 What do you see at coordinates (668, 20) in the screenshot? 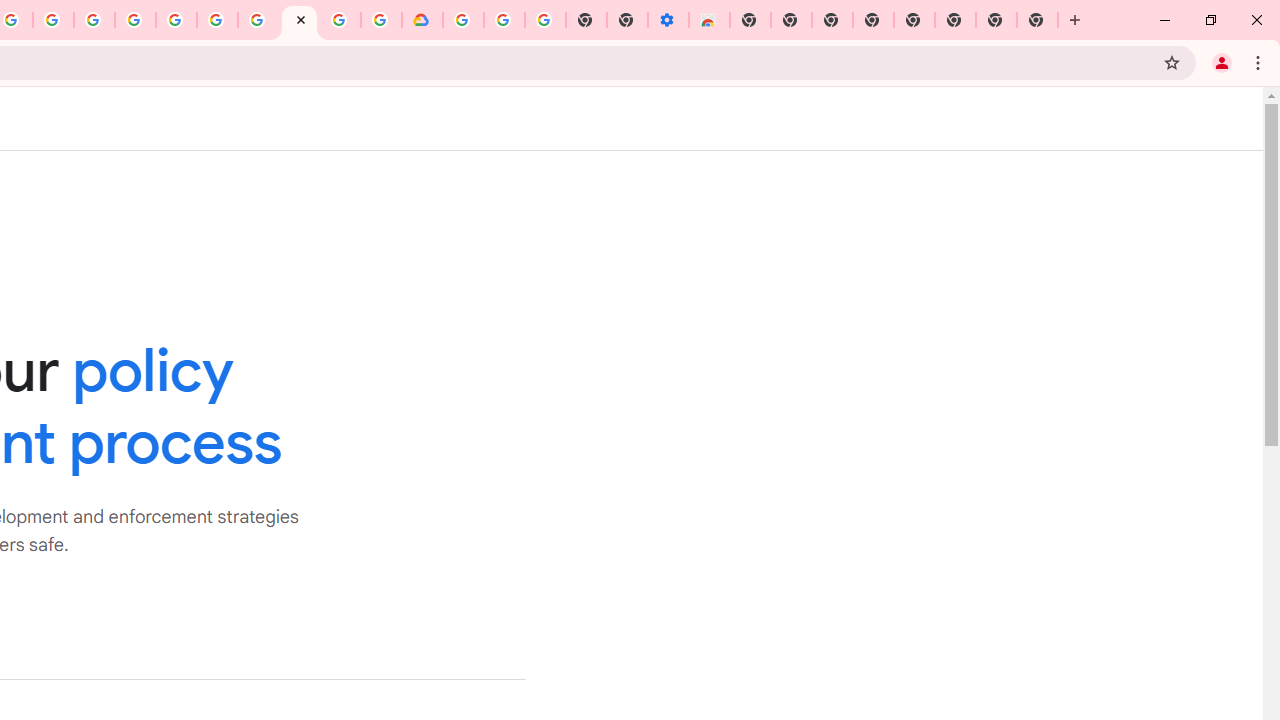
I see `'Settings - Accessibility'` at bounding box center [668, 20].